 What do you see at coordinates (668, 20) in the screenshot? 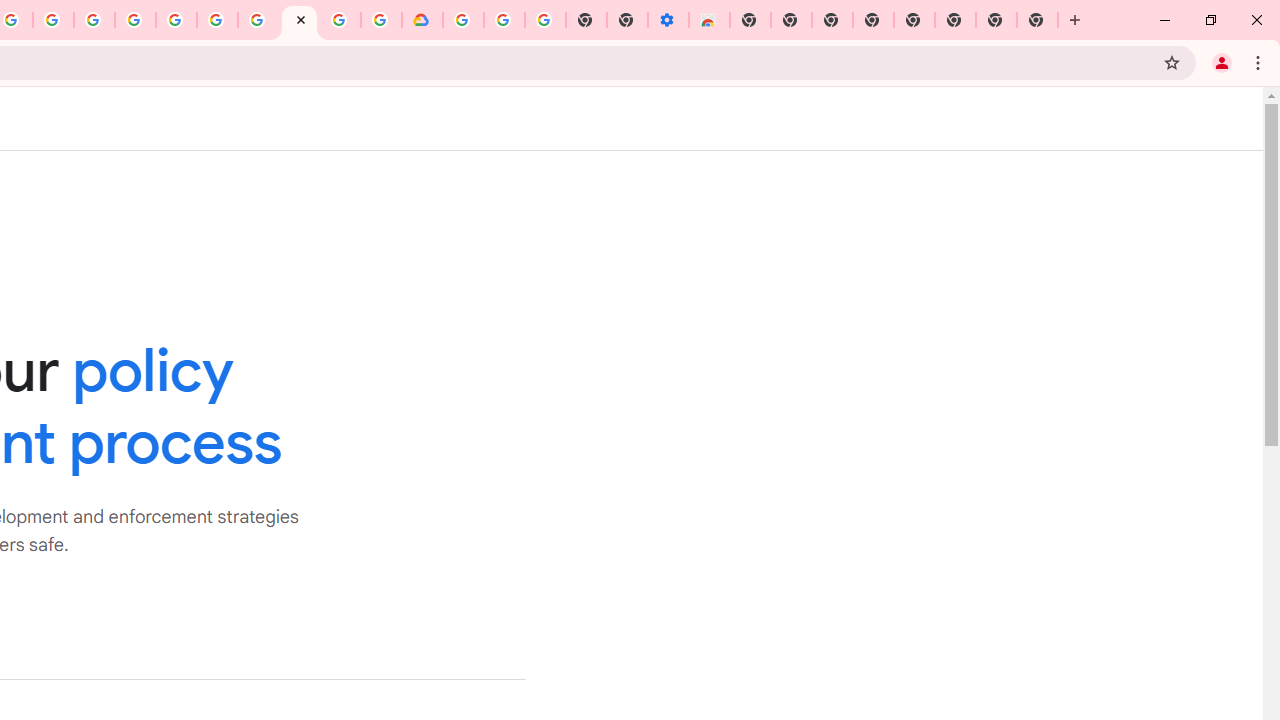
I see `'Settings - Accessibility'` at bounding box center [668, 20].